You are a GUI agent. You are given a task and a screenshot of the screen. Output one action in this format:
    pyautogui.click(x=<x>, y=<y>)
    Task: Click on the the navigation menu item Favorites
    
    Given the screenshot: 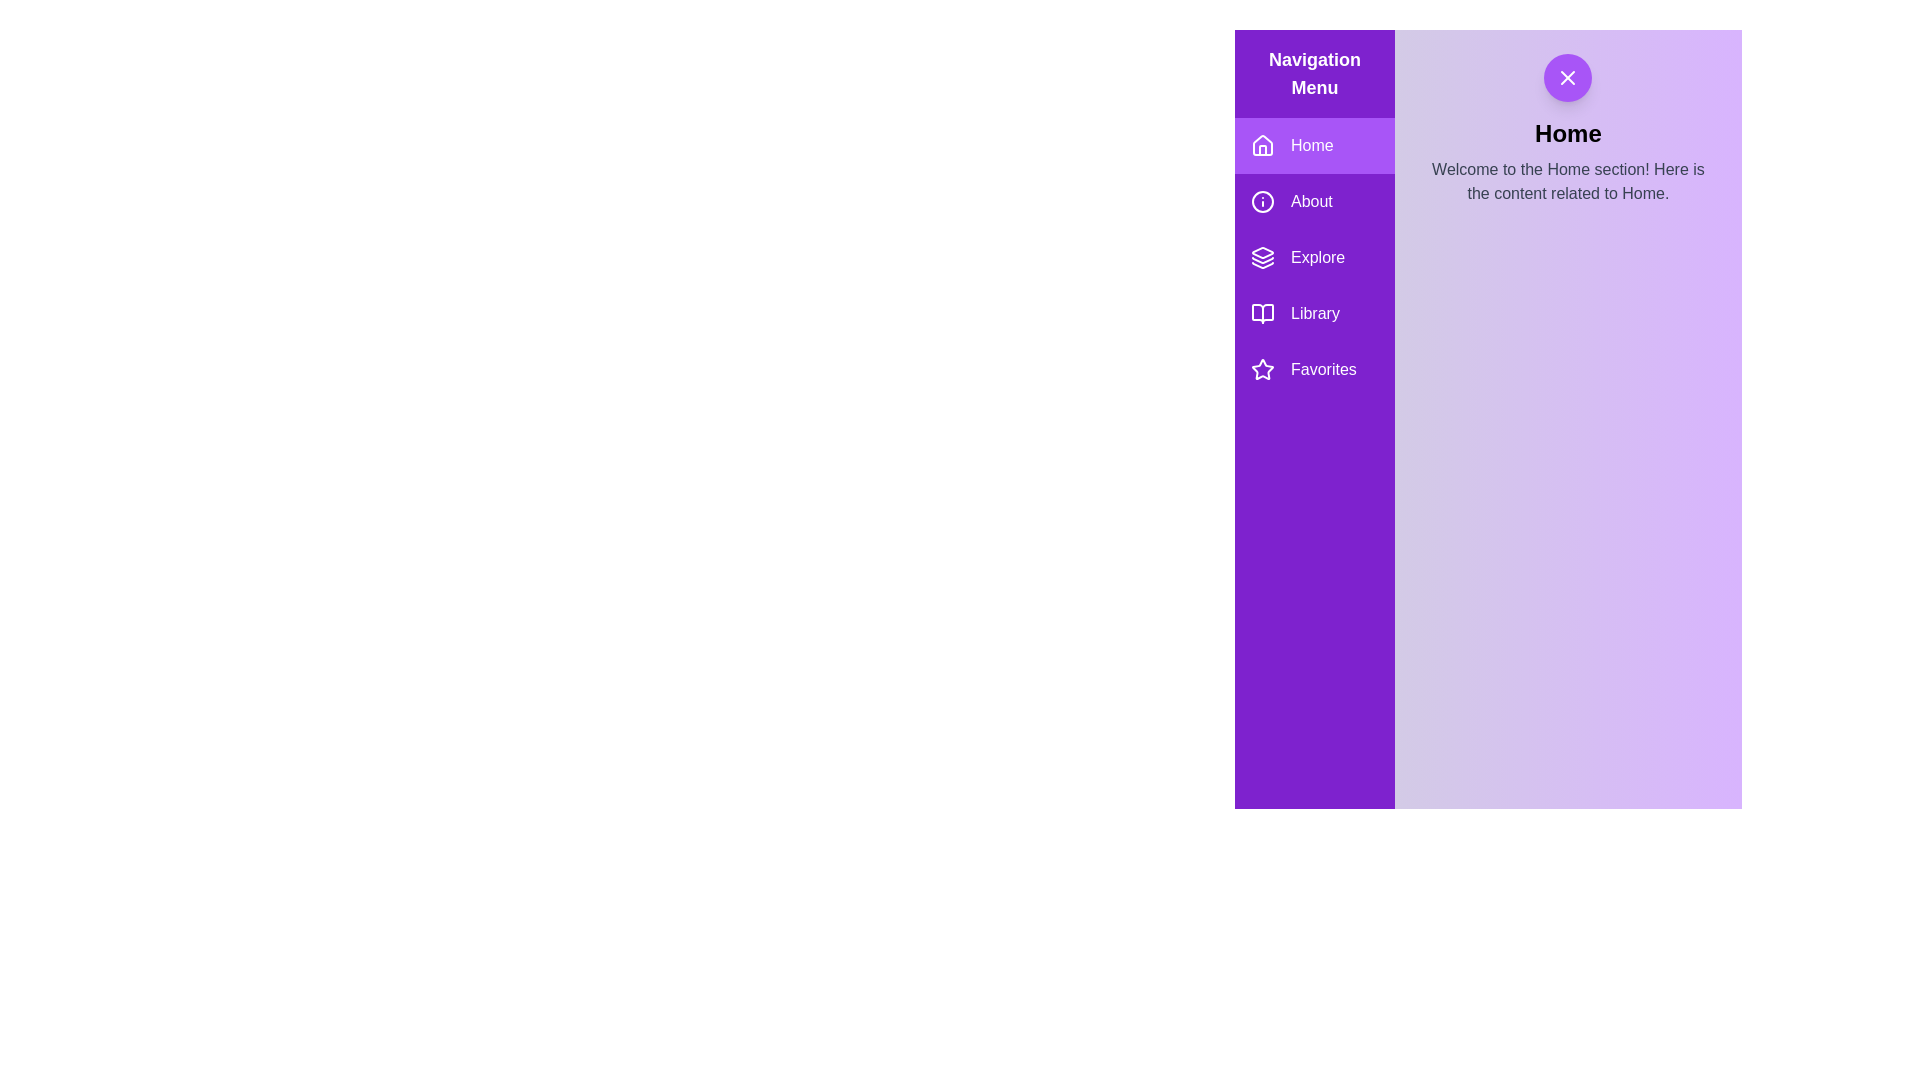 What is the action you would take?
    pyautogui.click(x=1315, y=370)
    